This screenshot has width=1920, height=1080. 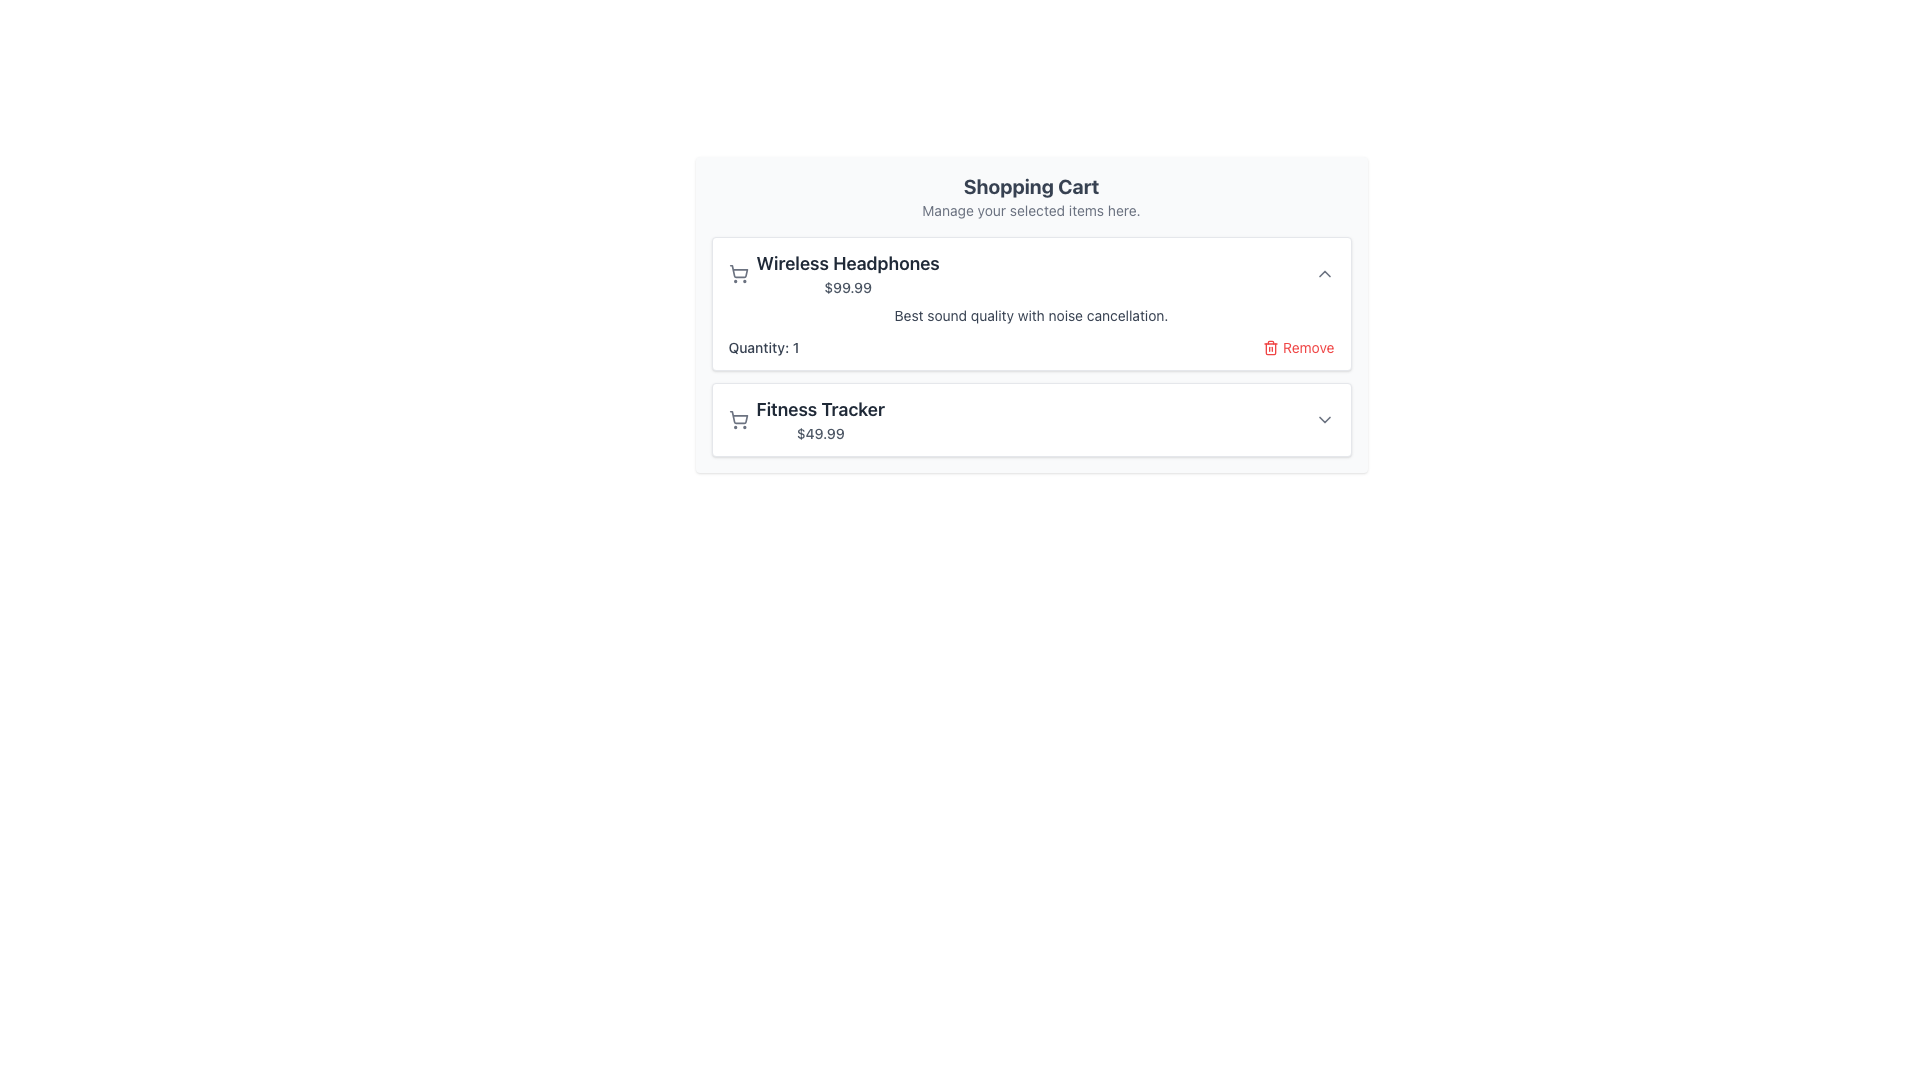 I want to click on the dropdown arrow on the second item card in the shopping cart, so click(x=1031, y=419).